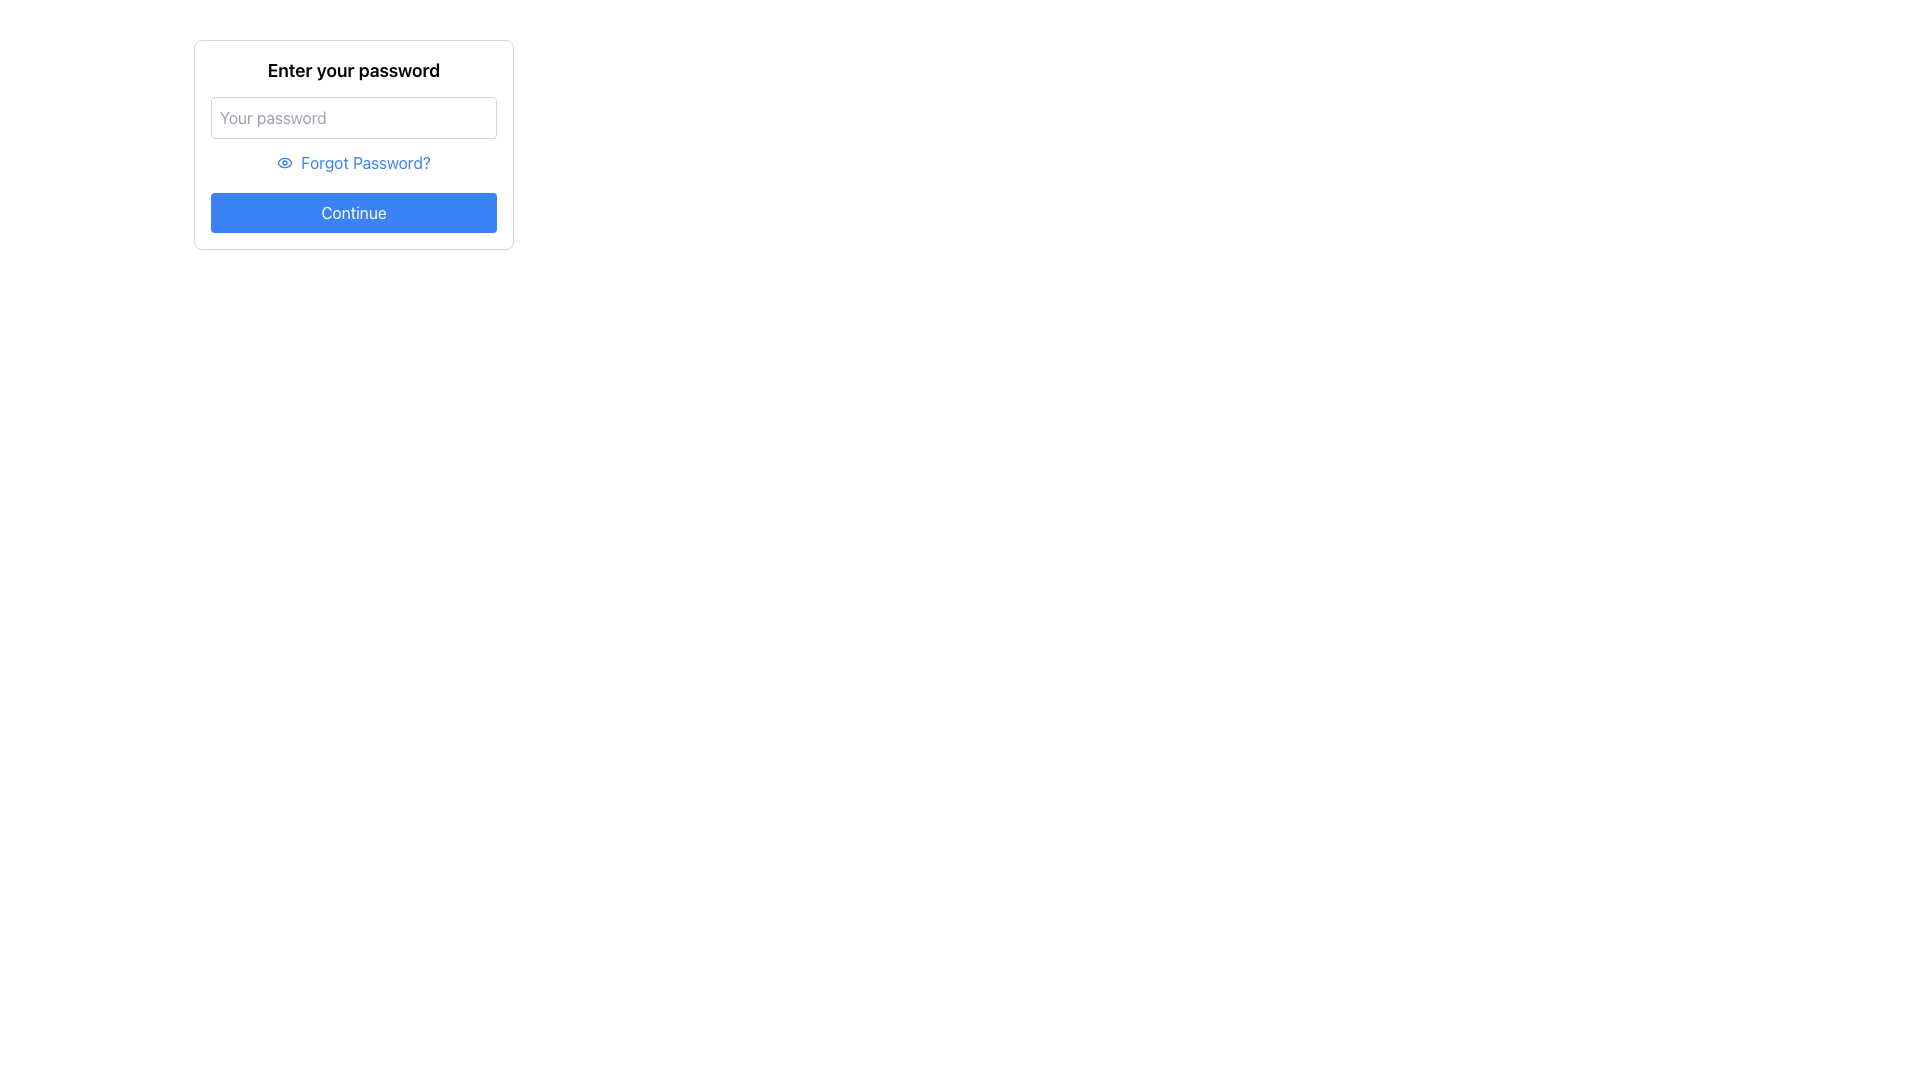 This screenshot has width=1920, height=1080. I want to click on the 'Continue' button, which is a rectangular button with a blue background and white text, located centrally below the 'Forgot Password?' link and the password input field, so click(354, 212).